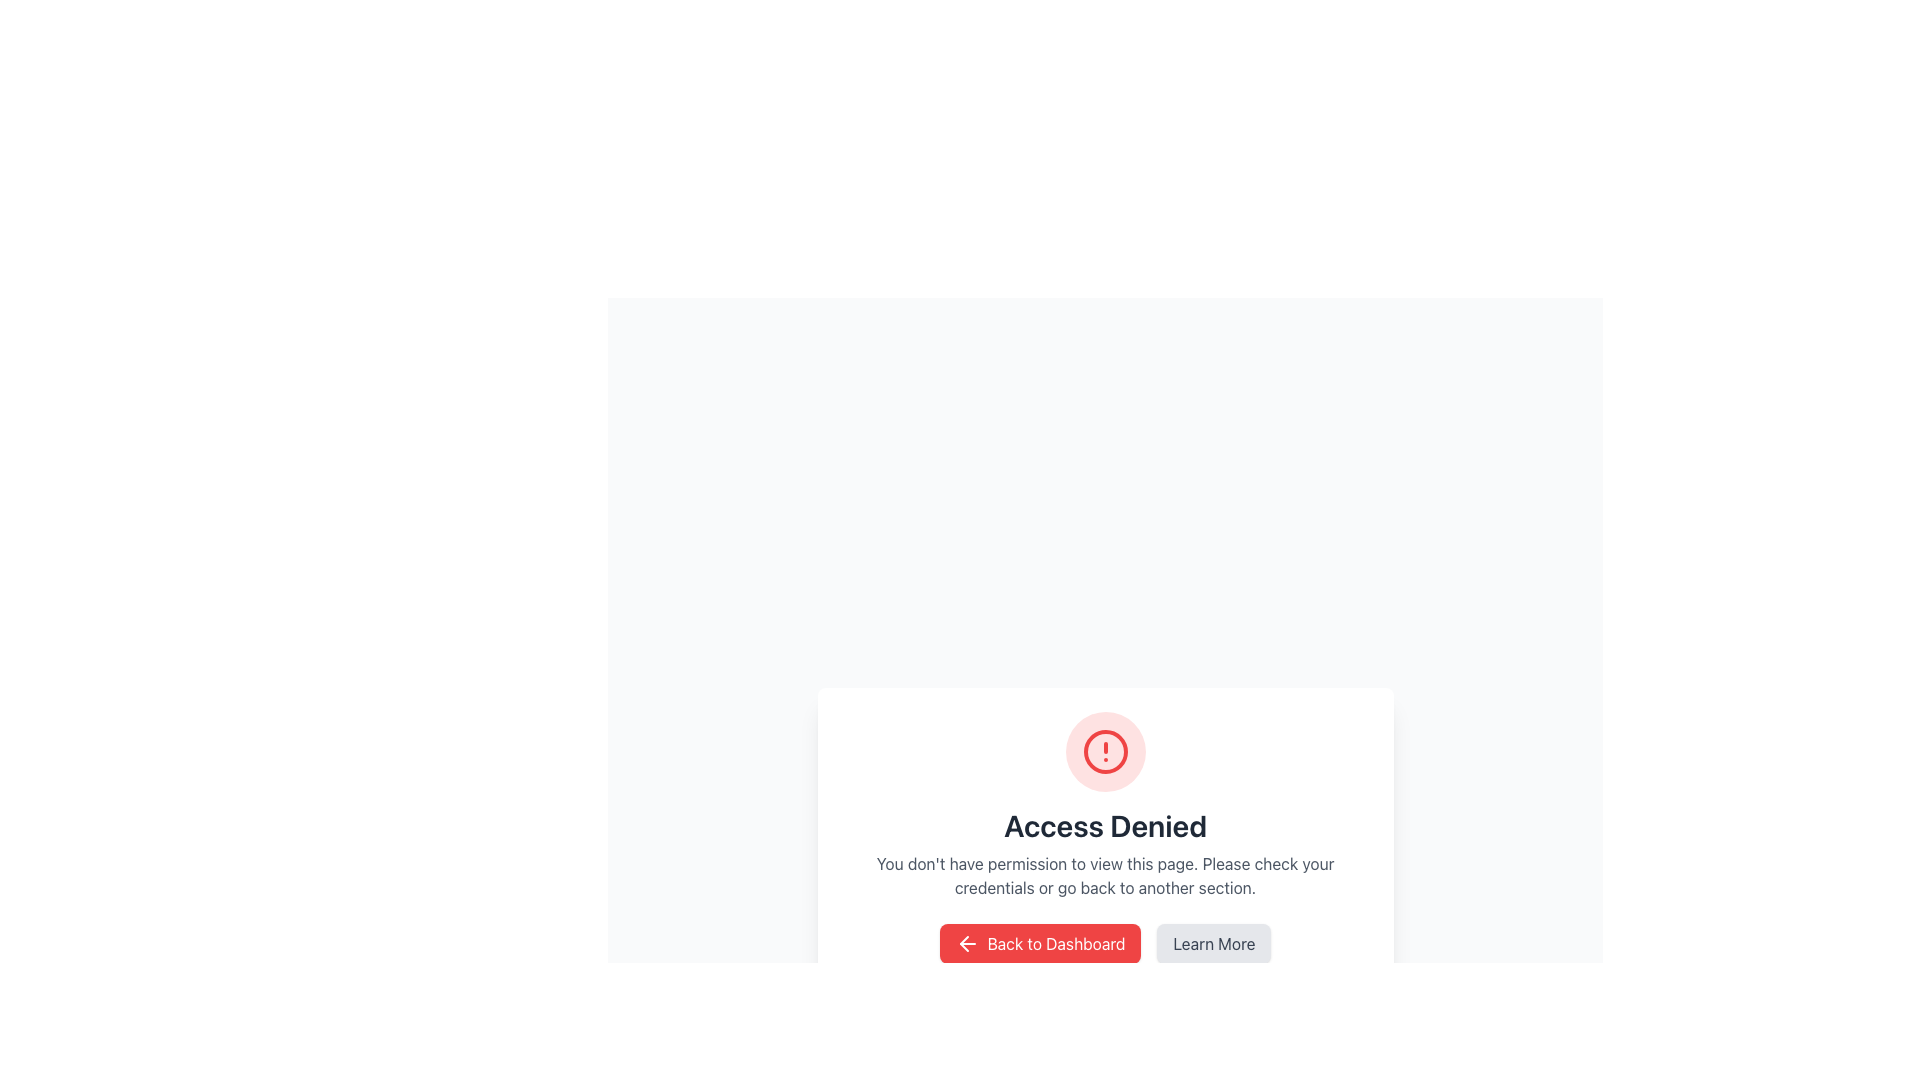  I want to click on the static text element displaying the message: 'You don't have permission, so click(1104, 874).